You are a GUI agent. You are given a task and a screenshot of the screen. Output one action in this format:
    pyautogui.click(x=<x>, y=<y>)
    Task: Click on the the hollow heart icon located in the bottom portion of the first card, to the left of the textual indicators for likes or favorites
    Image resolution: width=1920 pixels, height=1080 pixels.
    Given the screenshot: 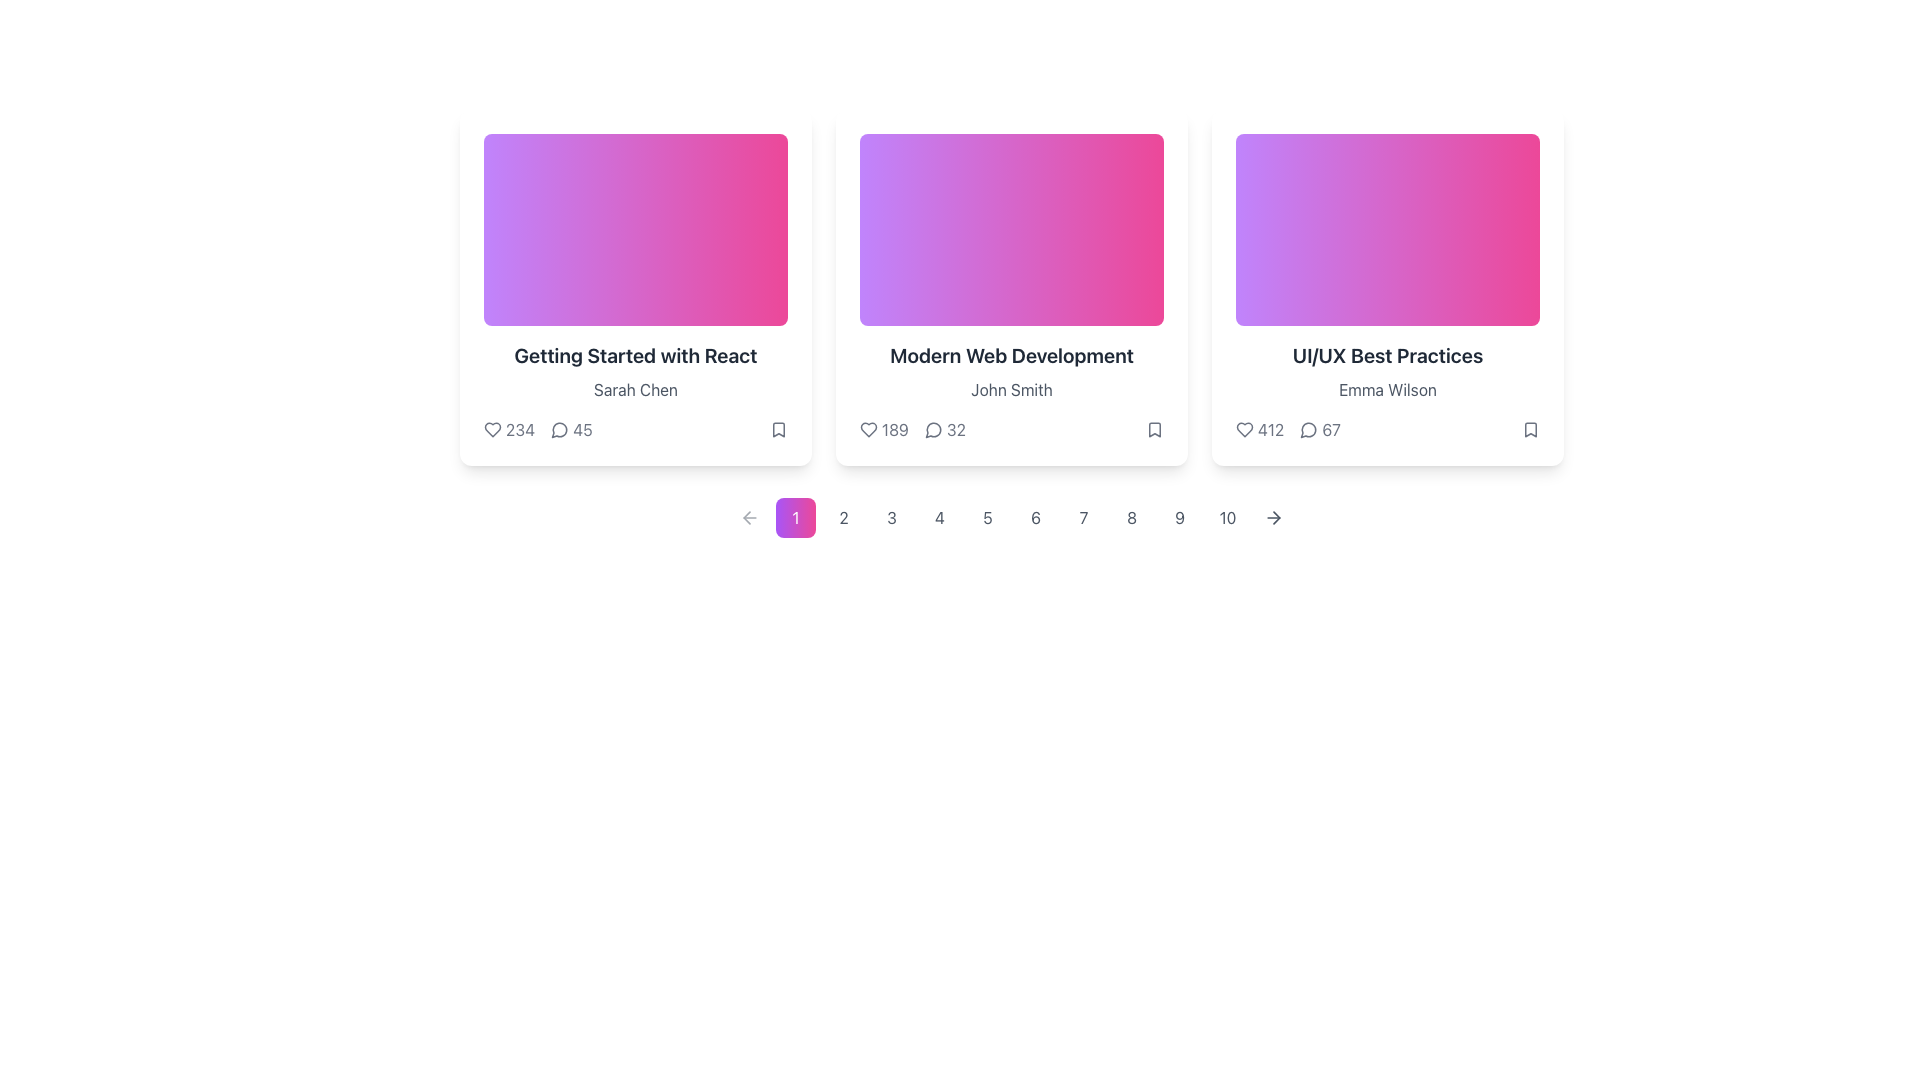 What is the action you would take?
    pyautogui.click(x=493, y=428)
    